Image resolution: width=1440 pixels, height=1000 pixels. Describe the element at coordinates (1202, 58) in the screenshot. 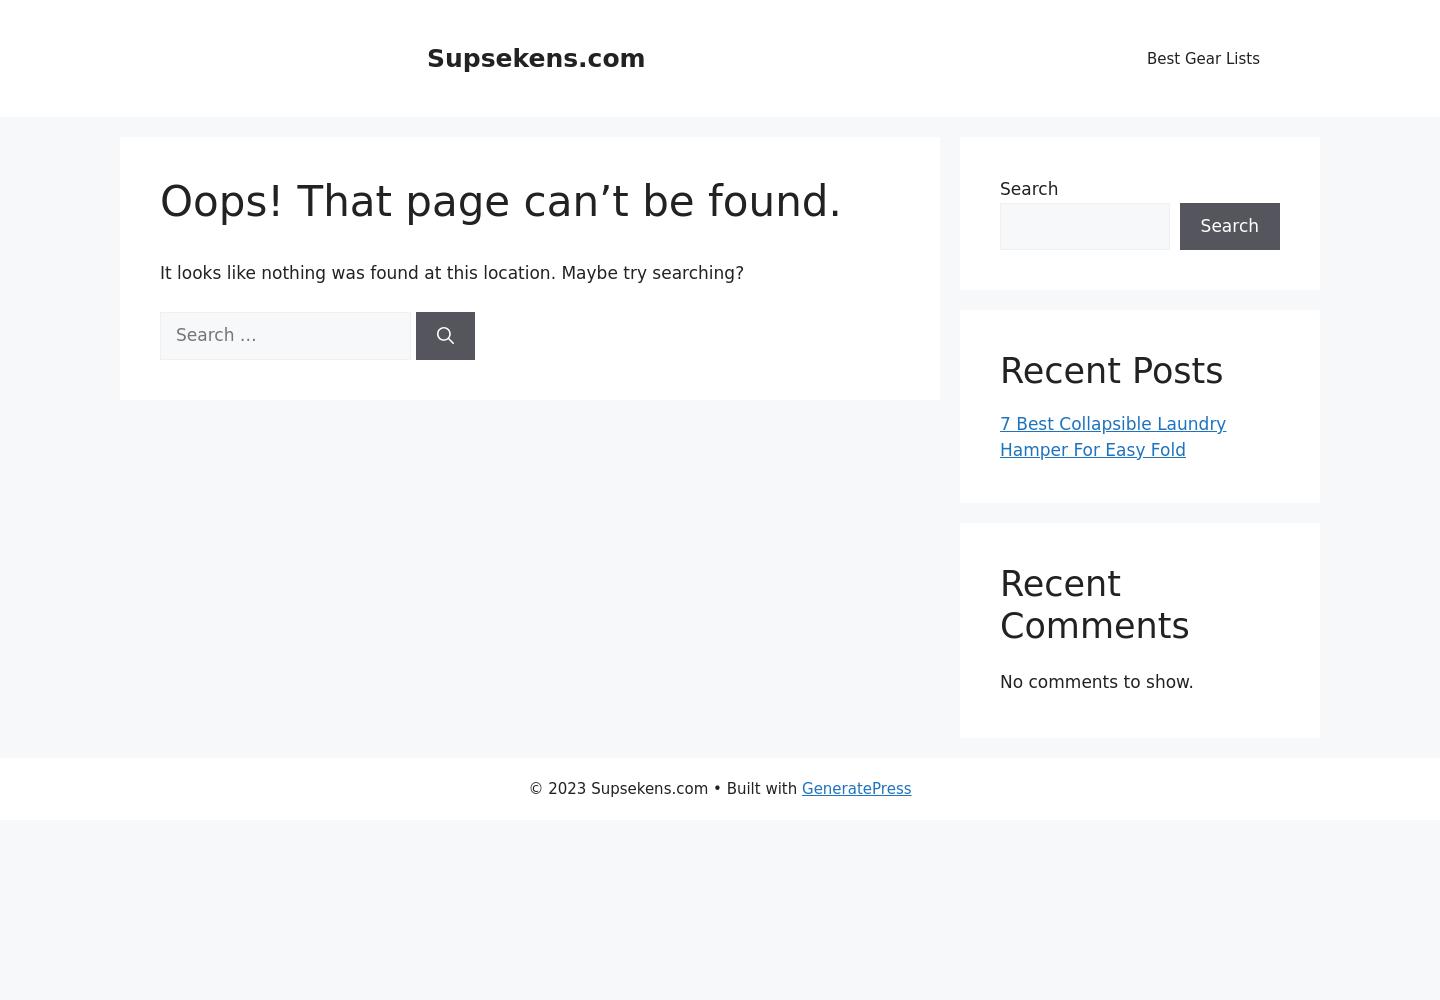

I see `'Best Gear Lists'` at that location.